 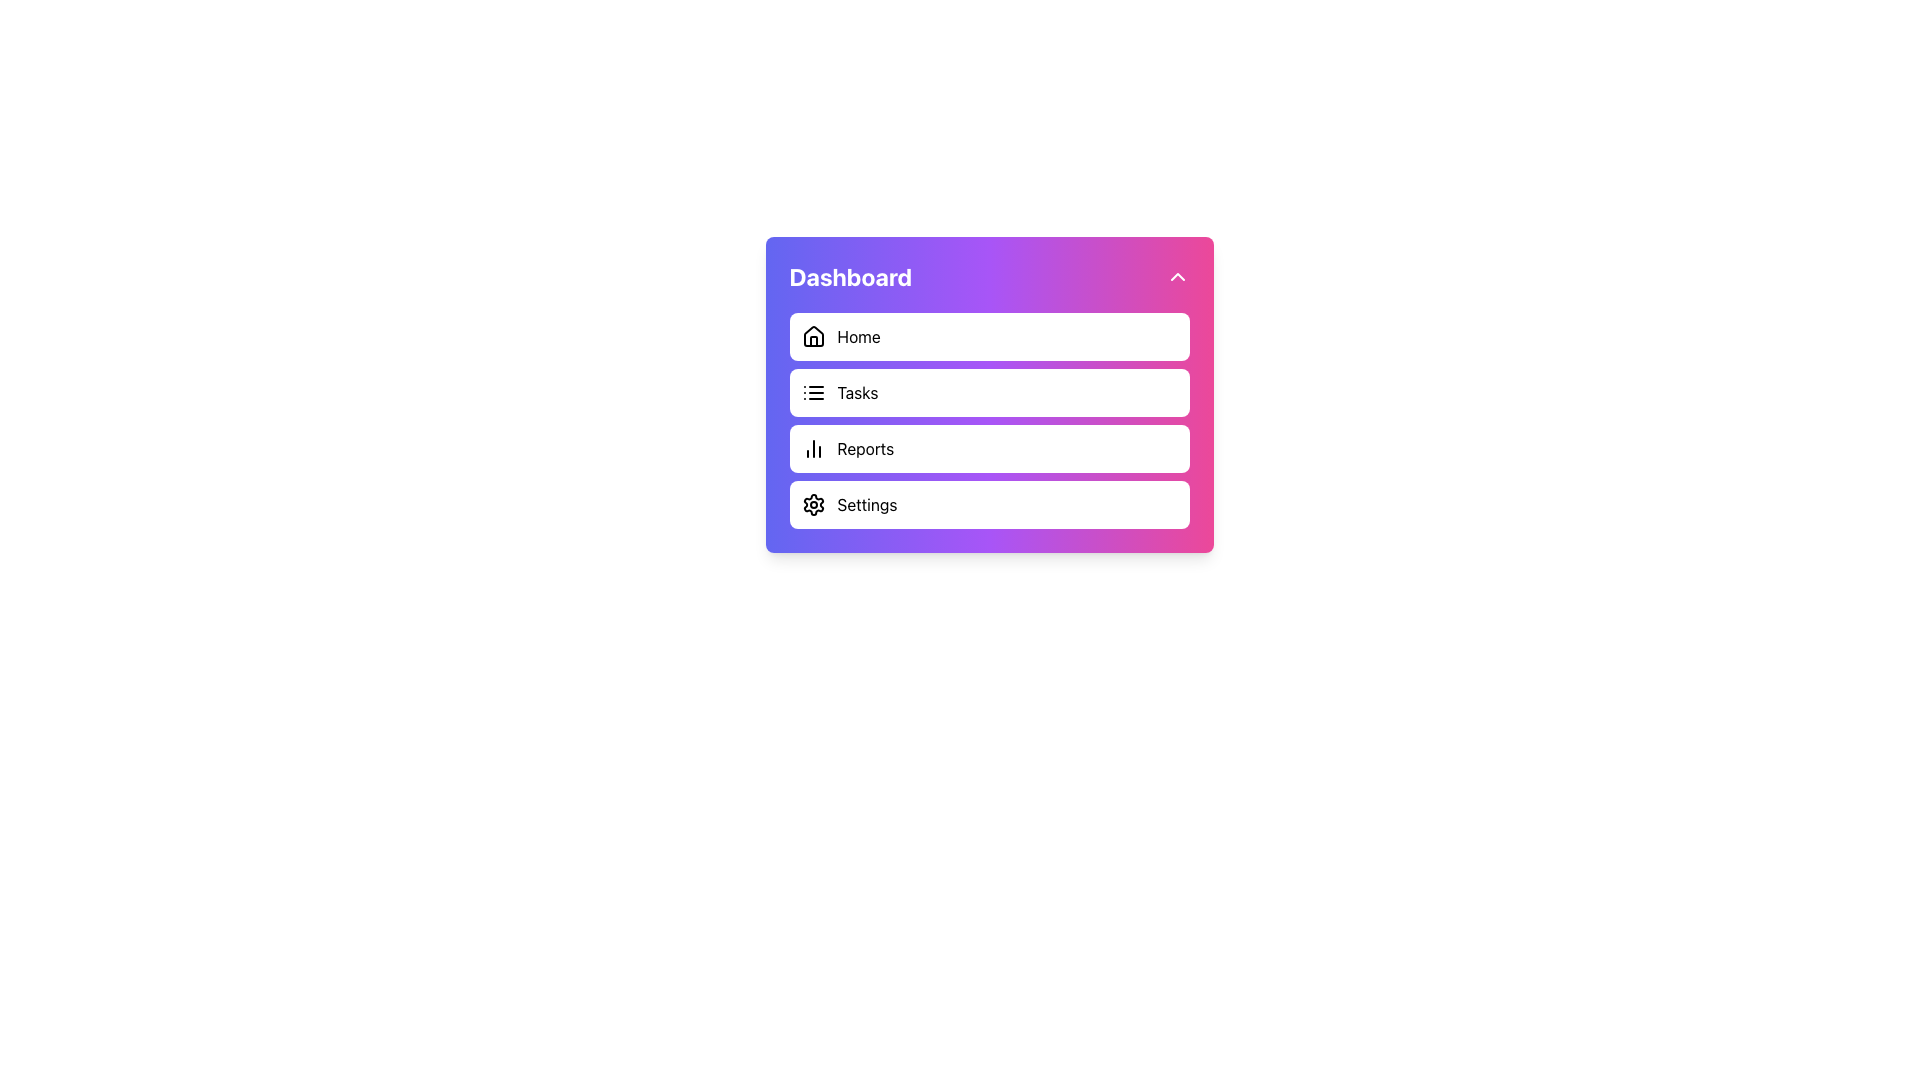 What do you see at coordinates (989, 419) in the screenshot?
I see `the 'Reports' button in the vertical menu` at bounding box center [989, 419].